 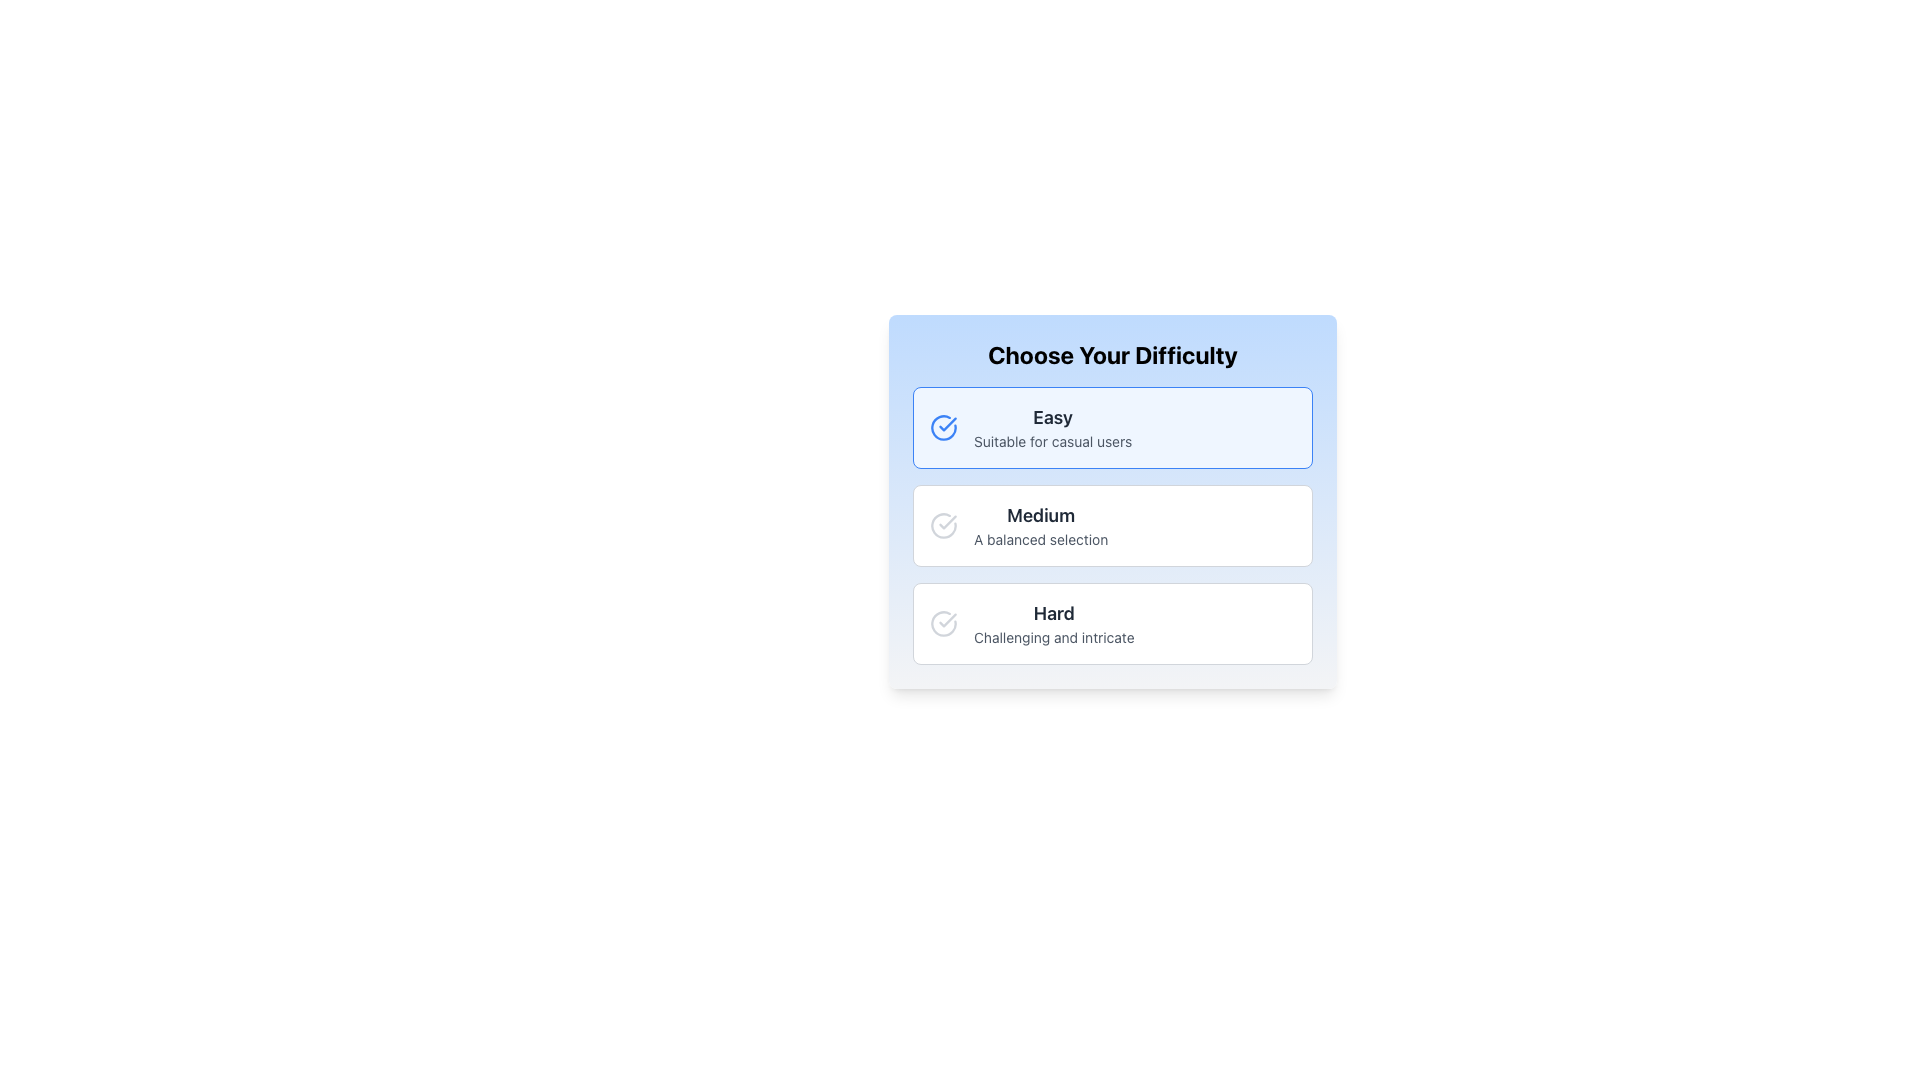 What do you see at coordinates (1053, 623) in the screenshot?
I see `the text element labeled 'Hard' that indicates a challenging difficulty selection` at bounding box center [1053, 623].